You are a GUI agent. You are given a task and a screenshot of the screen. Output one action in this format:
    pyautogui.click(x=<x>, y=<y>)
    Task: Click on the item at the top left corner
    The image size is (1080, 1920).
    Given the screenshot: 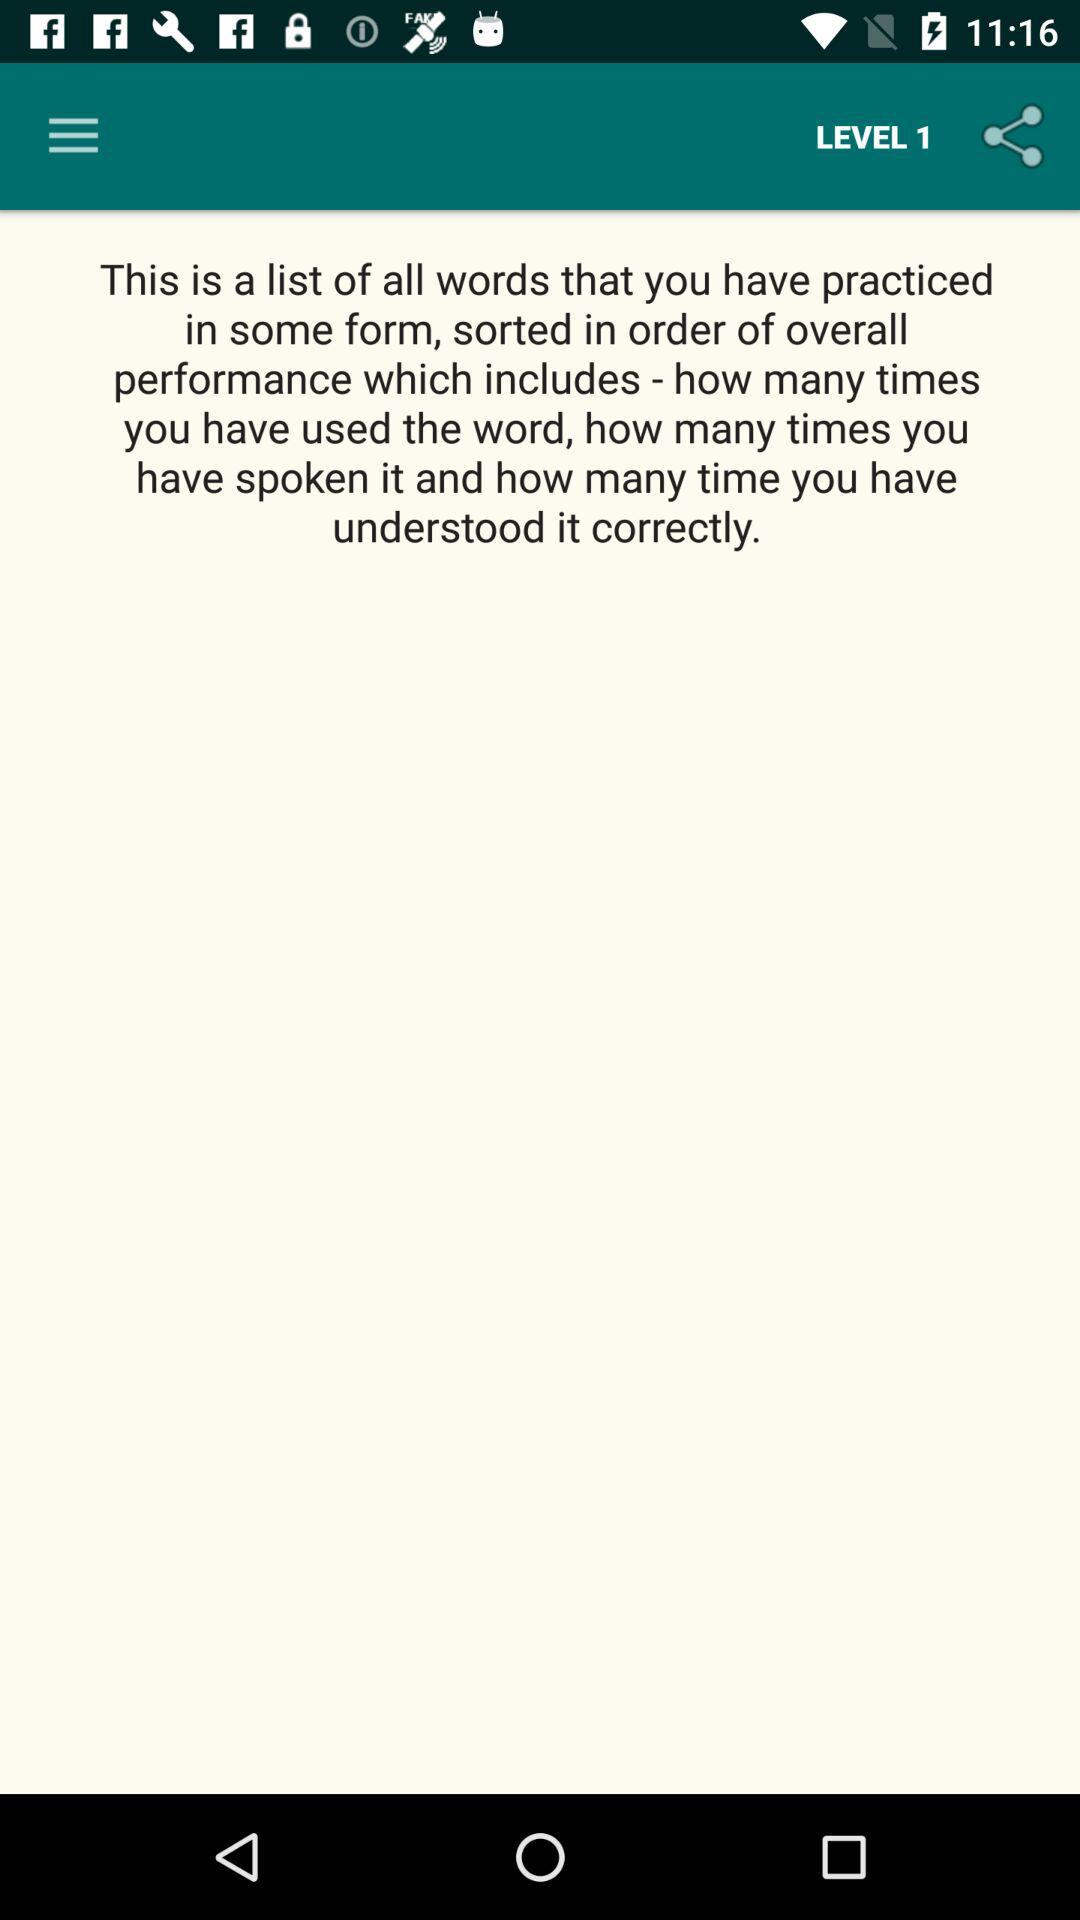 What is the action you would take?
    pyautogui.click(x=72, y=135)
    